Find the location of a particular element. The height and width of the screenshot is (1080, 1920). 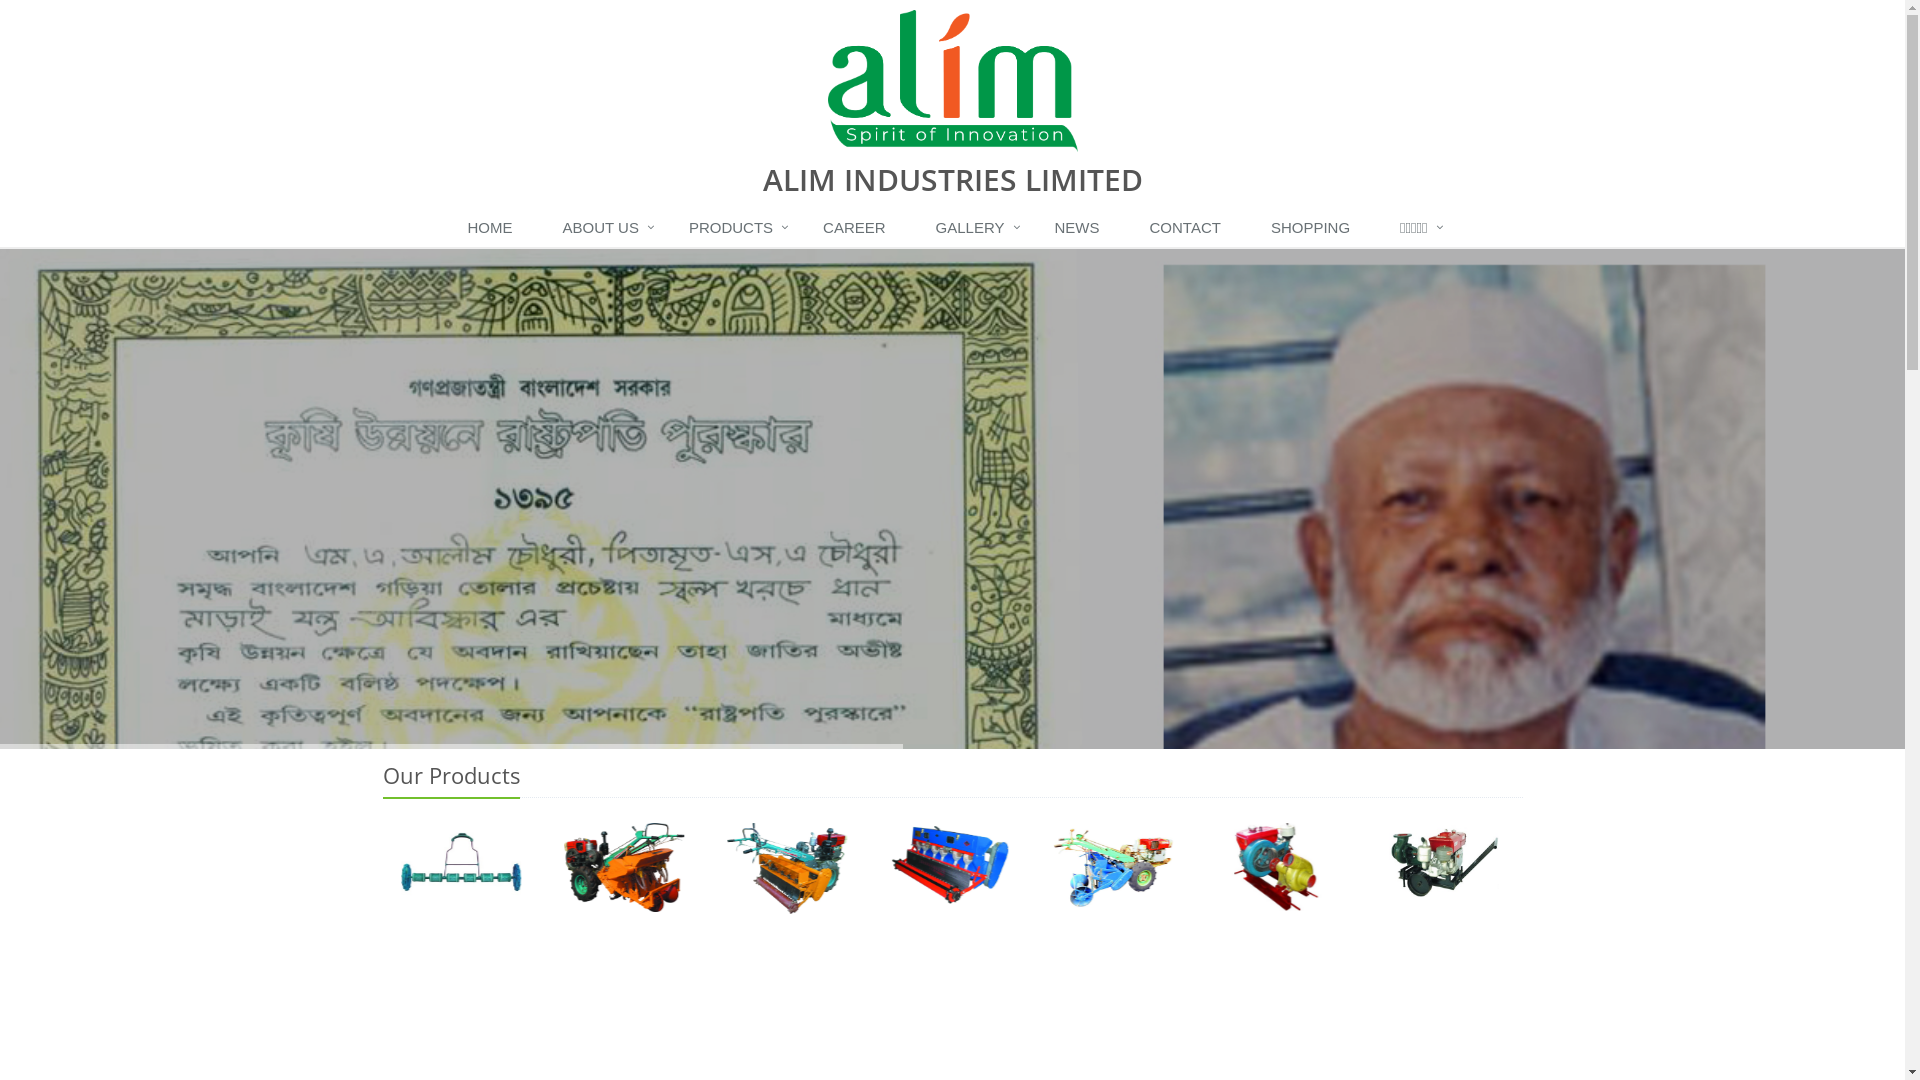

'CAREER' is located at coordinates (859, 227).